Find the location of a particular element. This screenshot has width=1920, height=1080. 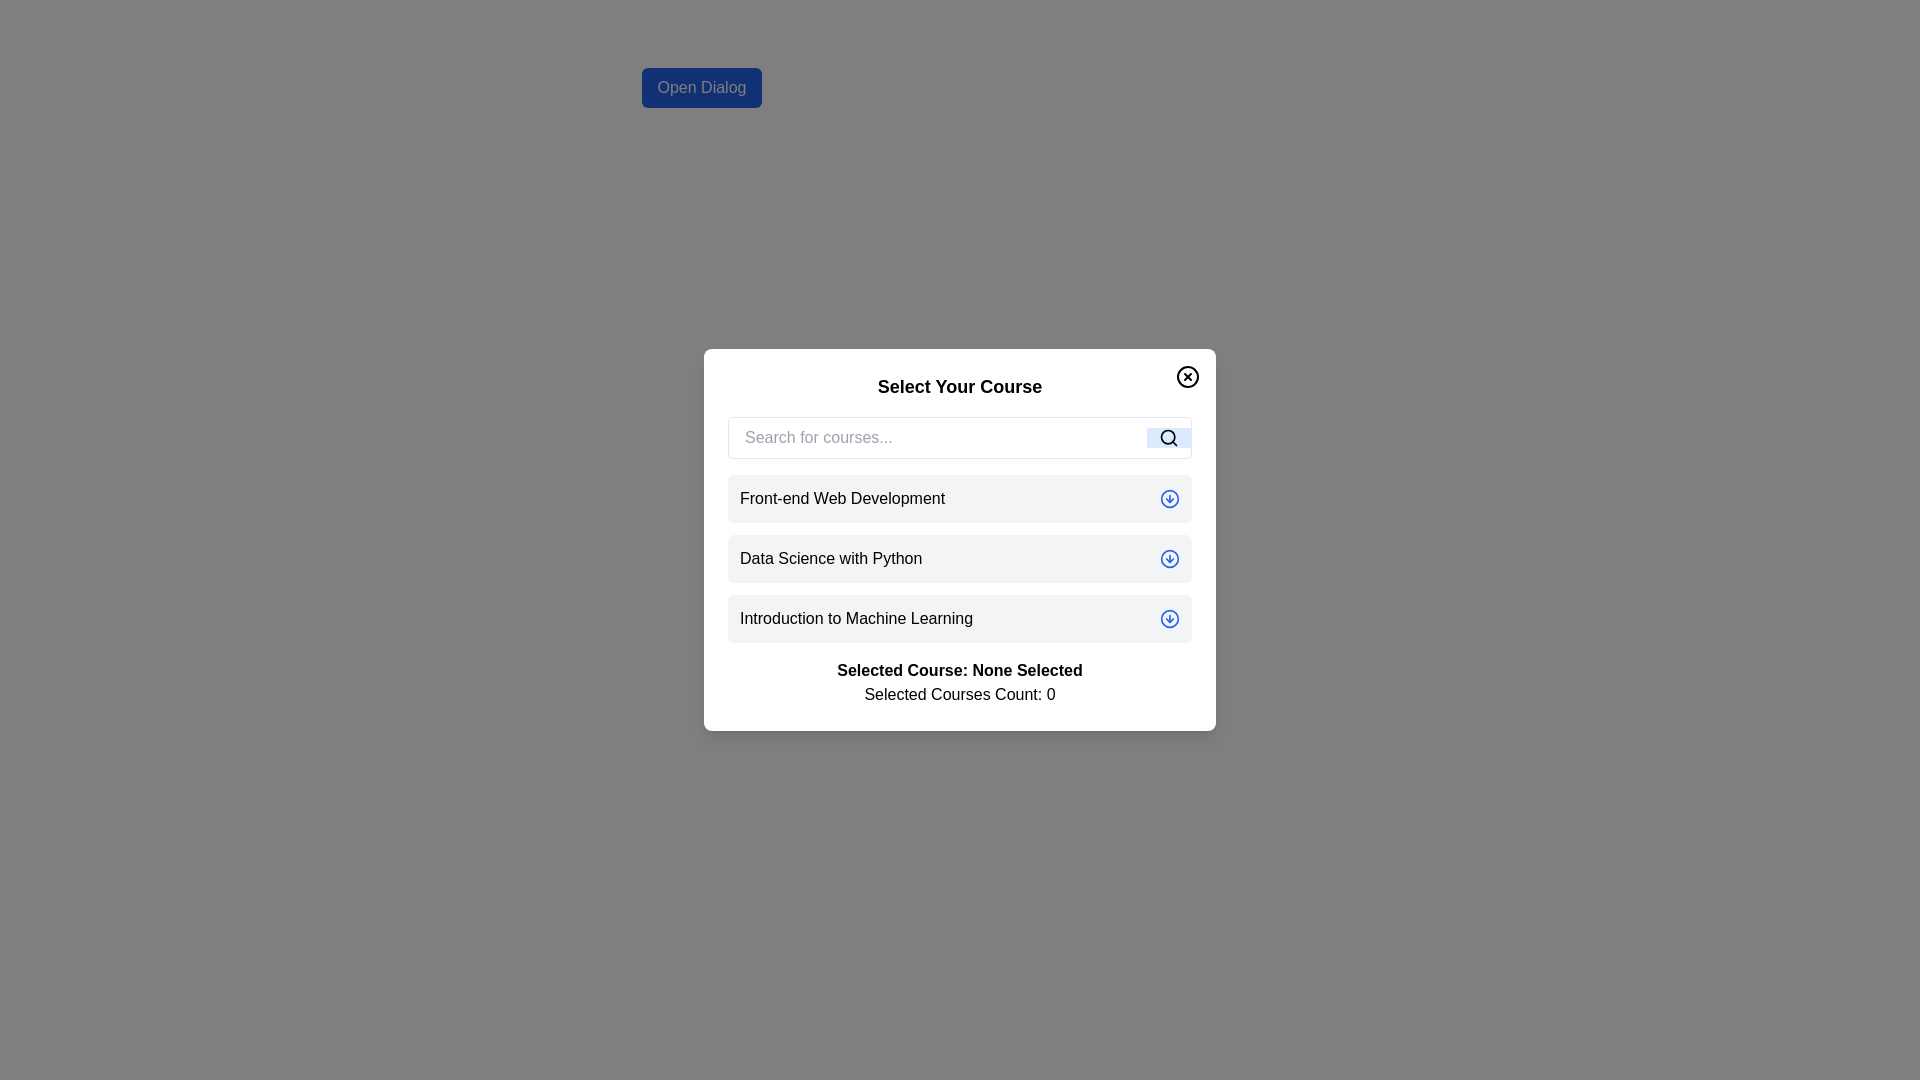

the input field of the search bar located within the 'Select Your Course' dialog to focus on it is located at coordinates (960, 437).